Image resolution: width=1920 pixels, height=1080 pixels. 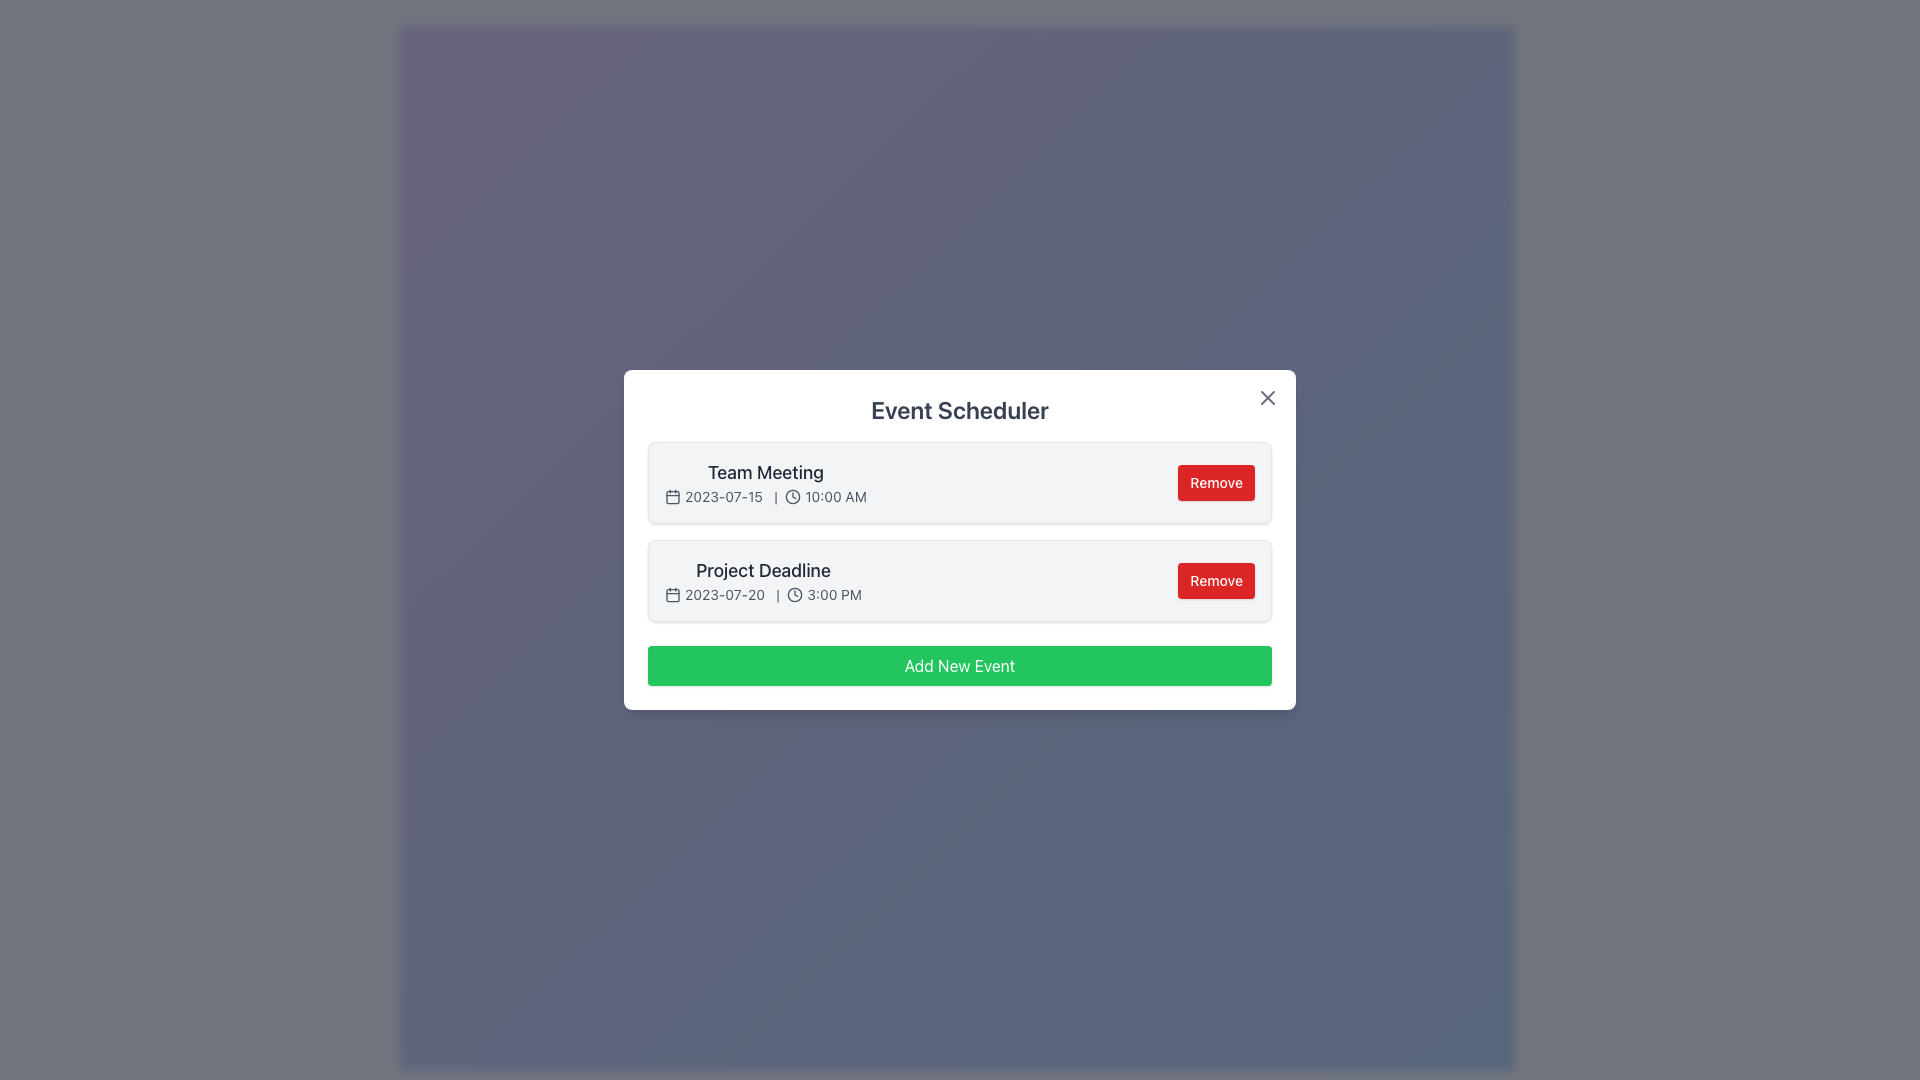 I want to click on text from the informational block displaying 'Project Deadline' and '2023-07-20 | 3:00 PM' located in a white, rounded box, positioned in the second row of events, so click(x=762, y=581).